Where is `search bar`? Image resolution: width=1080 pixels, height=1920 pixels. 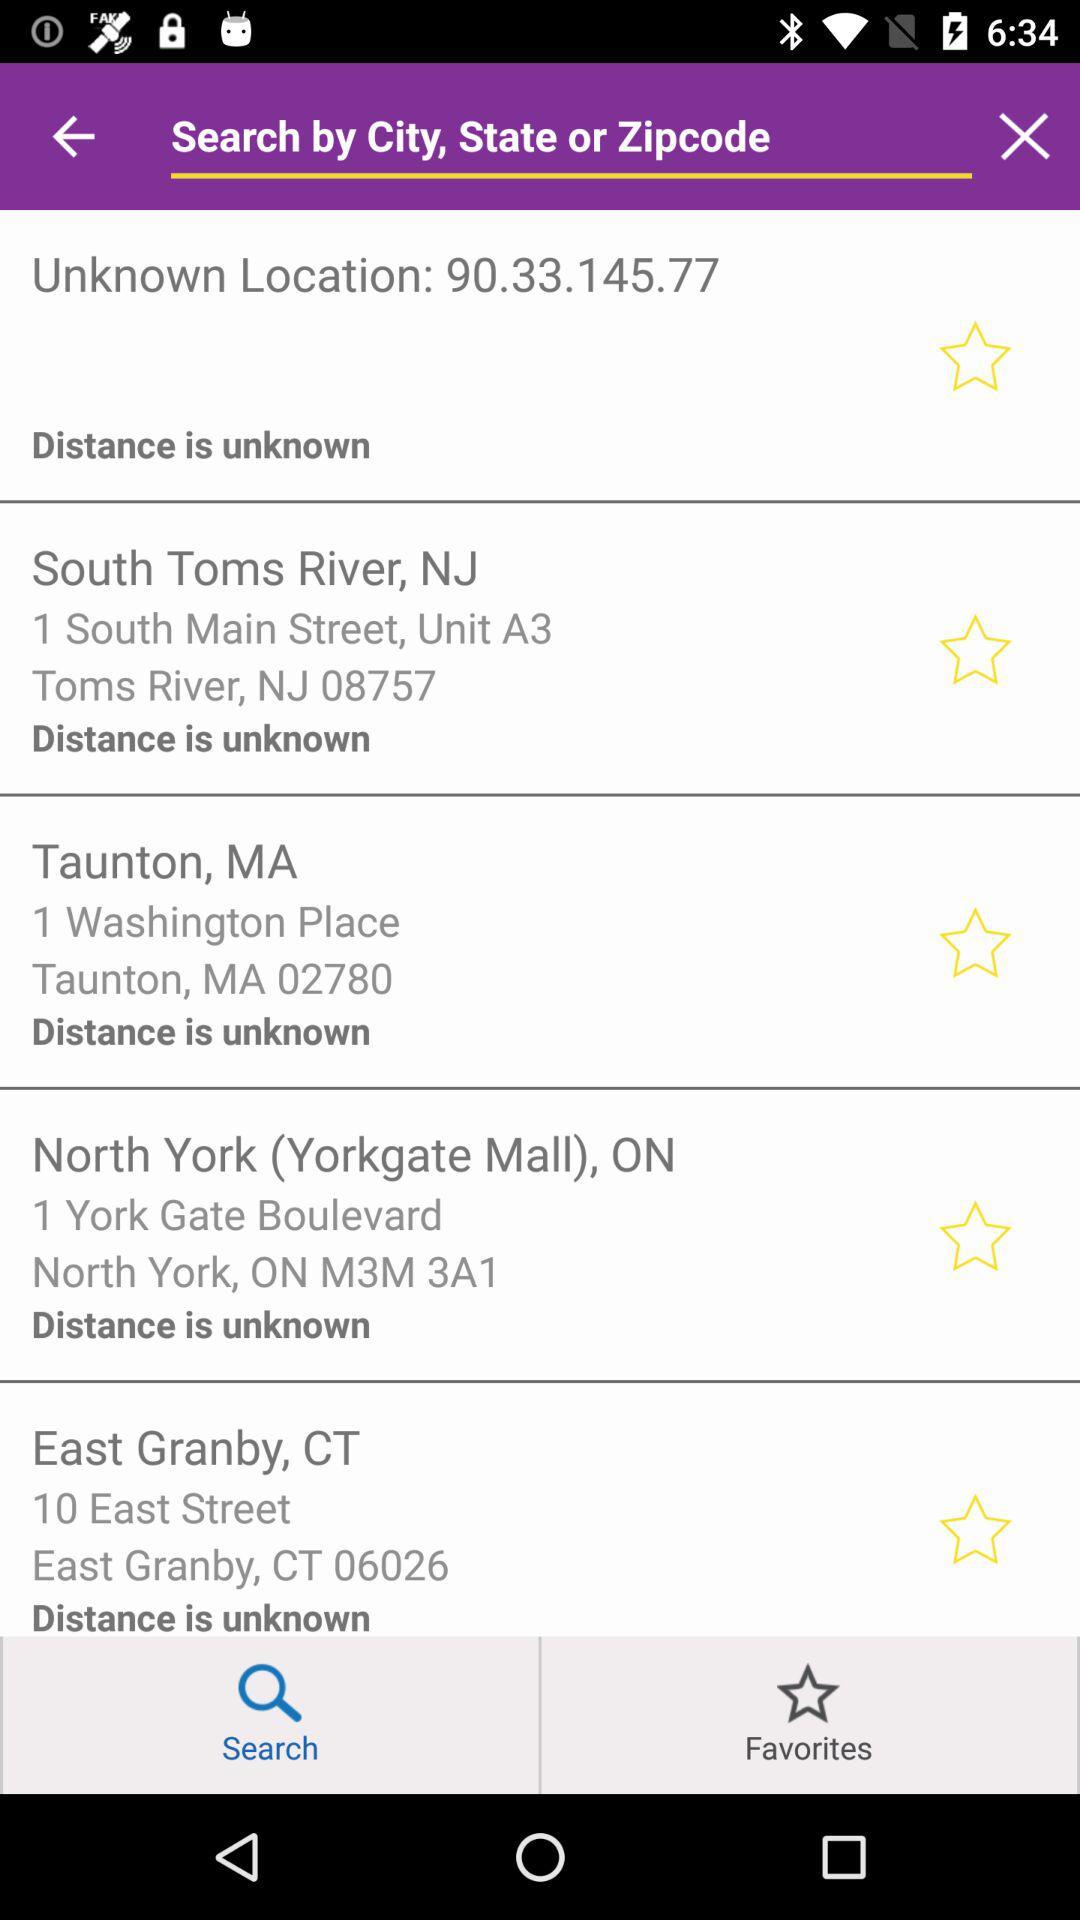
search bar is located at coordinates (571, 135).